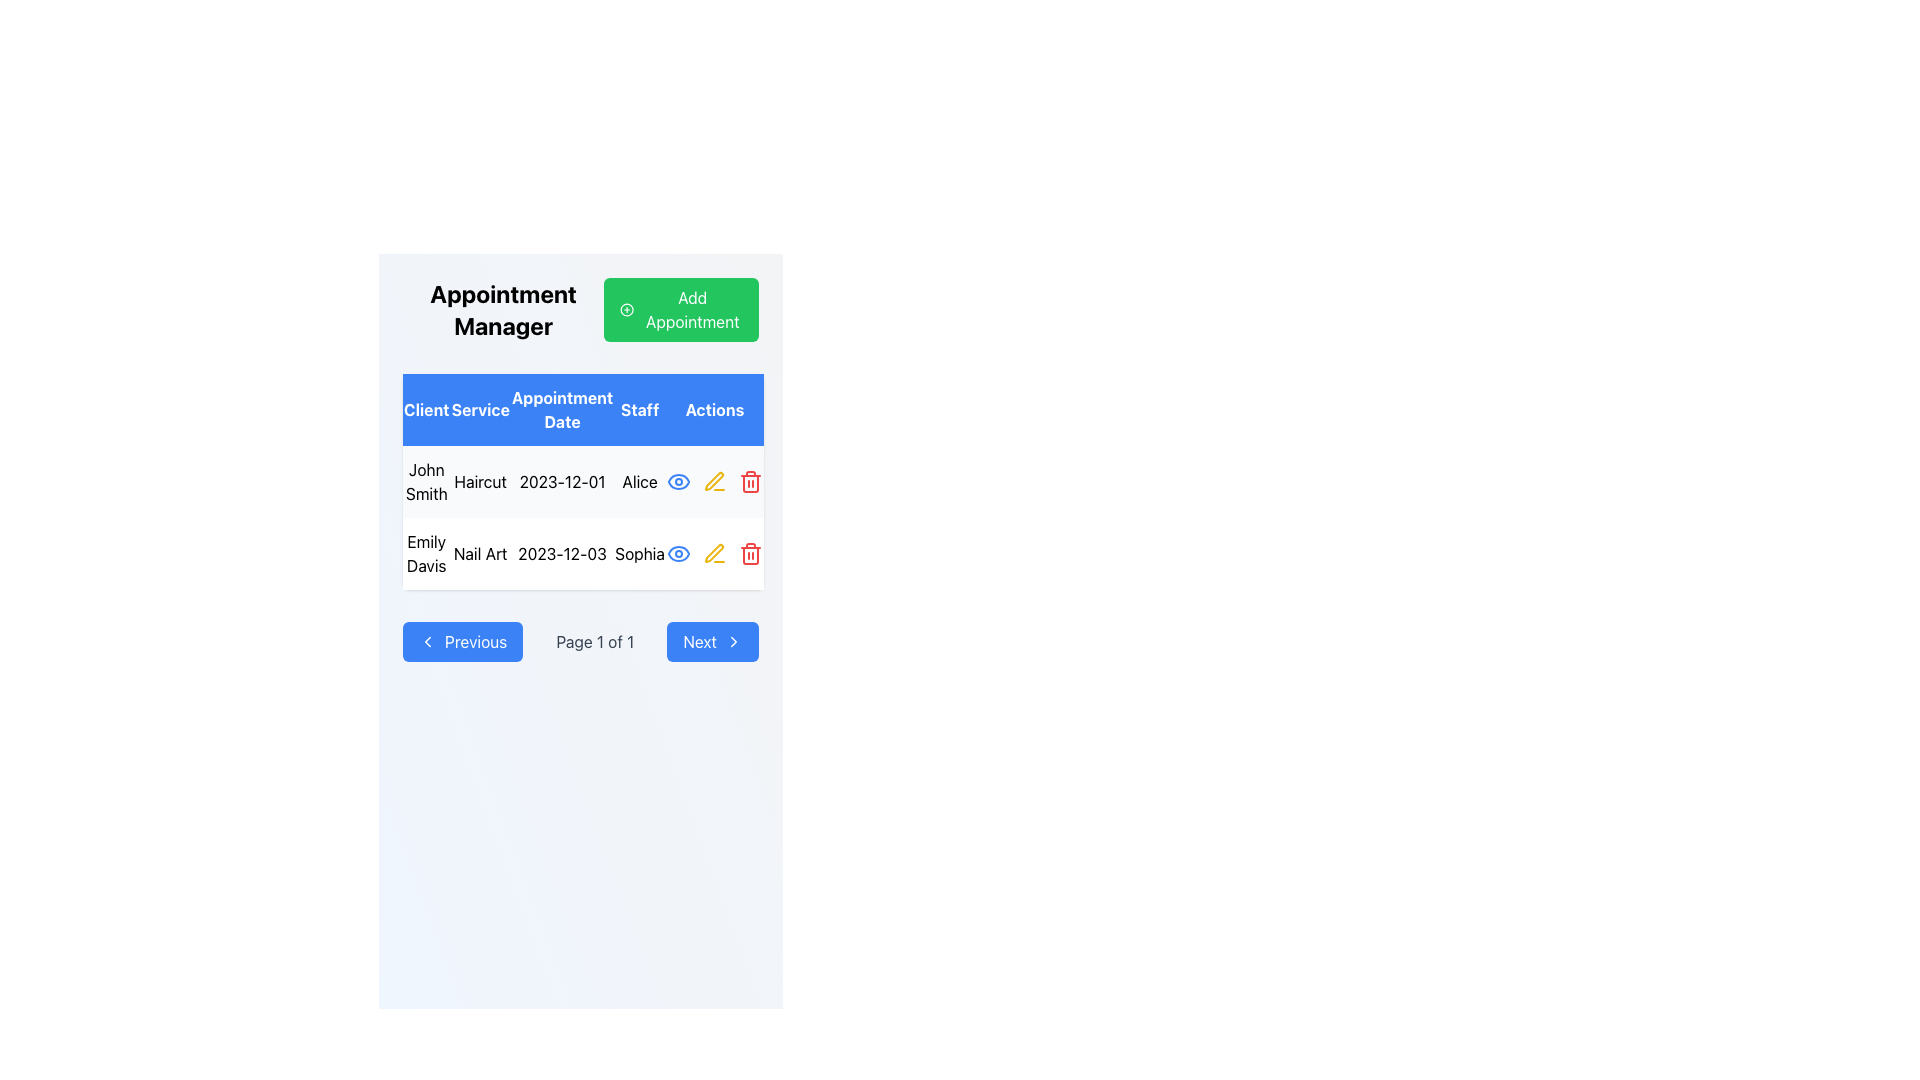  Describe the element at coordinates (582, 516) in the screenshot. I see `to select the table row containing 'Emily Davis', 'Nail Art', '2023-12-03', and 'Sophia' in the Appointment Manager section` at that location.